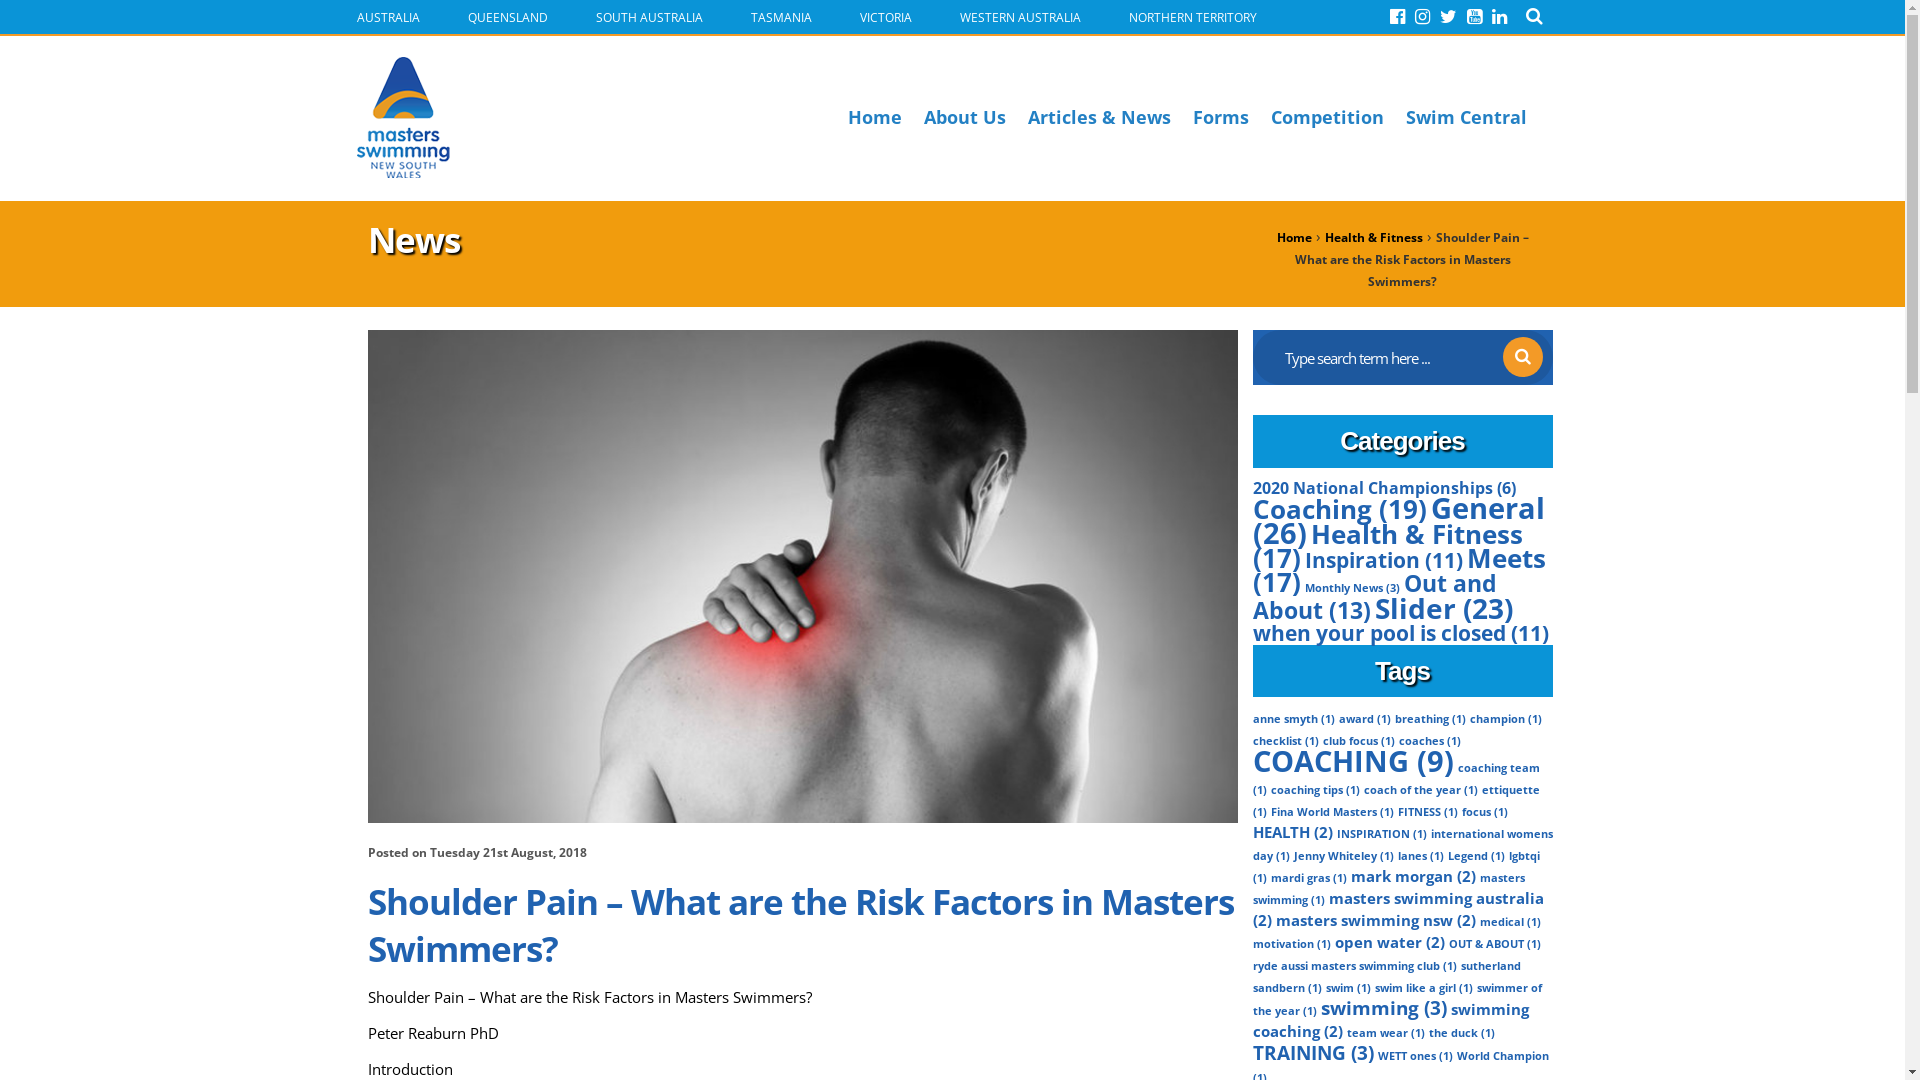 The image size is (1920, 1080). Describe the element at coordinates (1291, 944) in the screenshot. I see `'motivation (1)'` at that location.